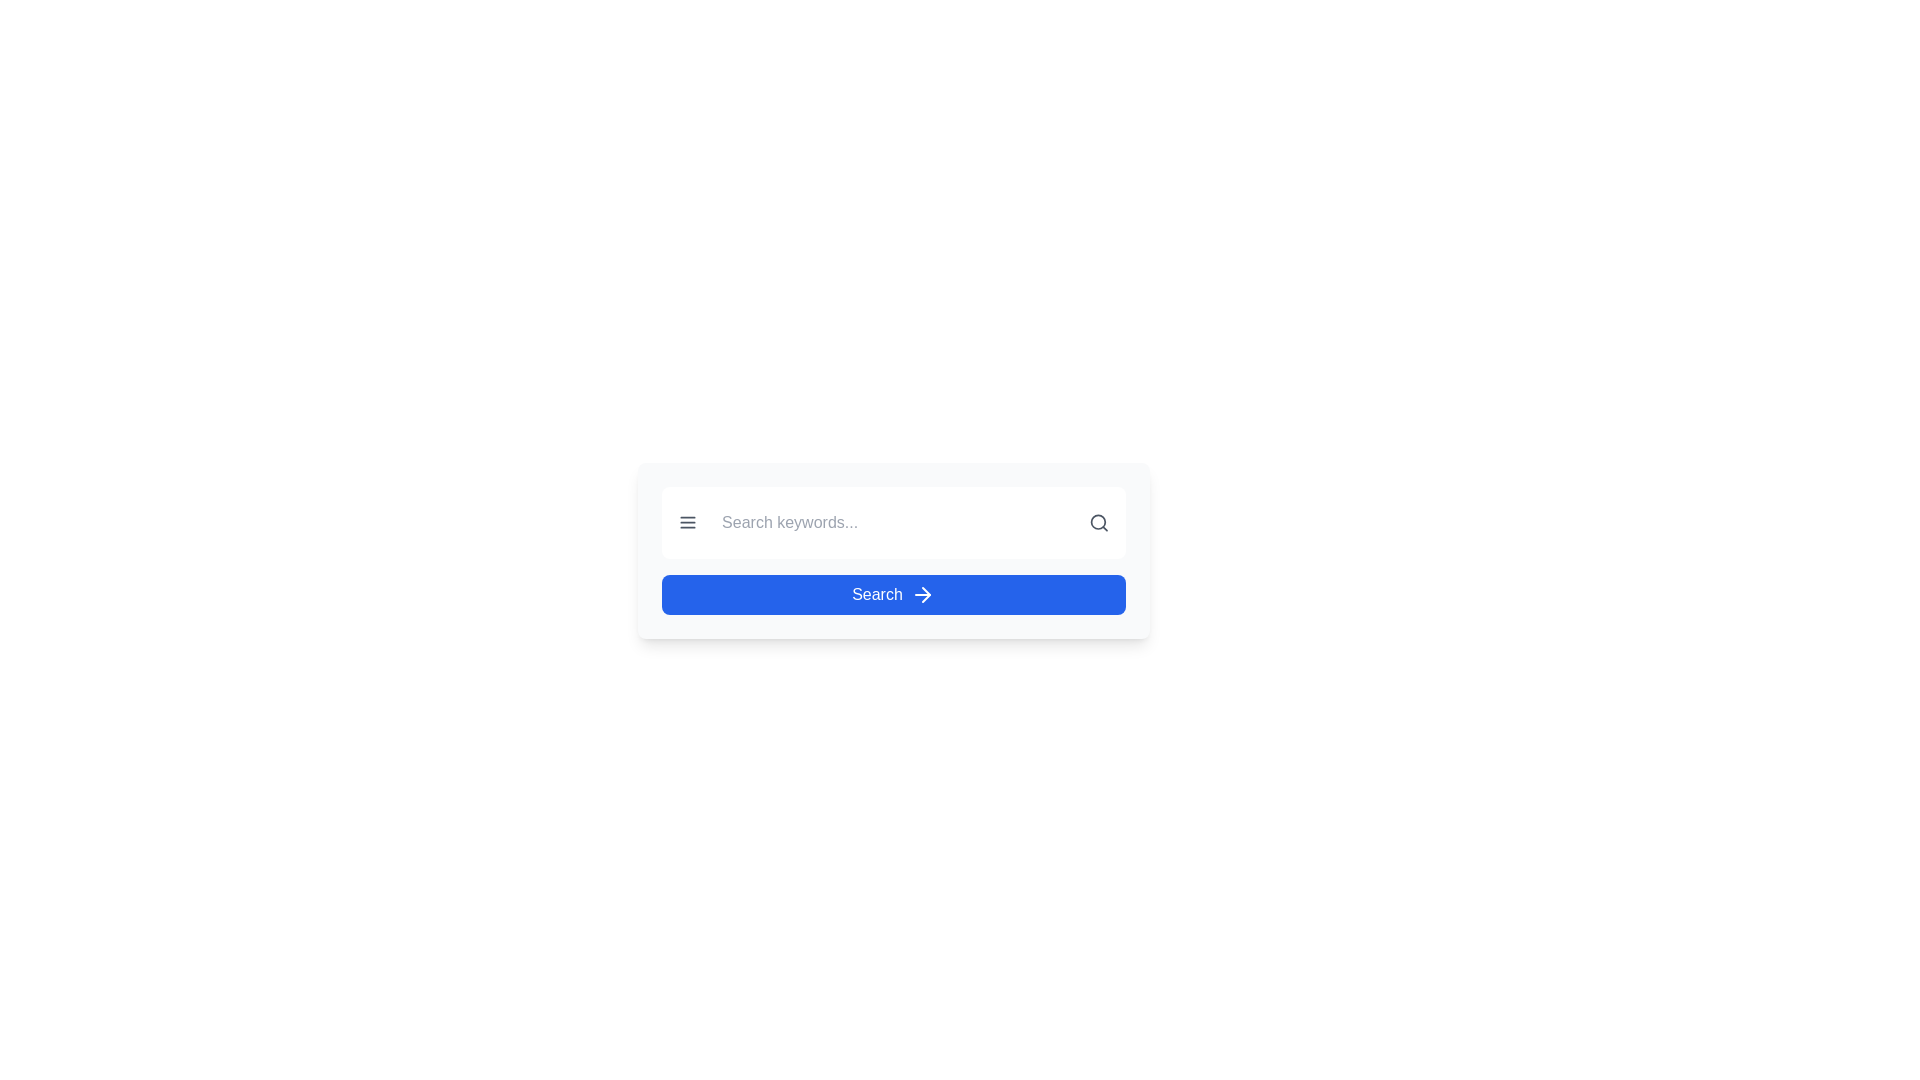  What do you see at coordinates (1097, 521) in the screenshot?
I see `the Circle graphical component of the magnifying glass icon, which represents search functionality, located to the right of the search input field` at bounding box center [1097, 521].